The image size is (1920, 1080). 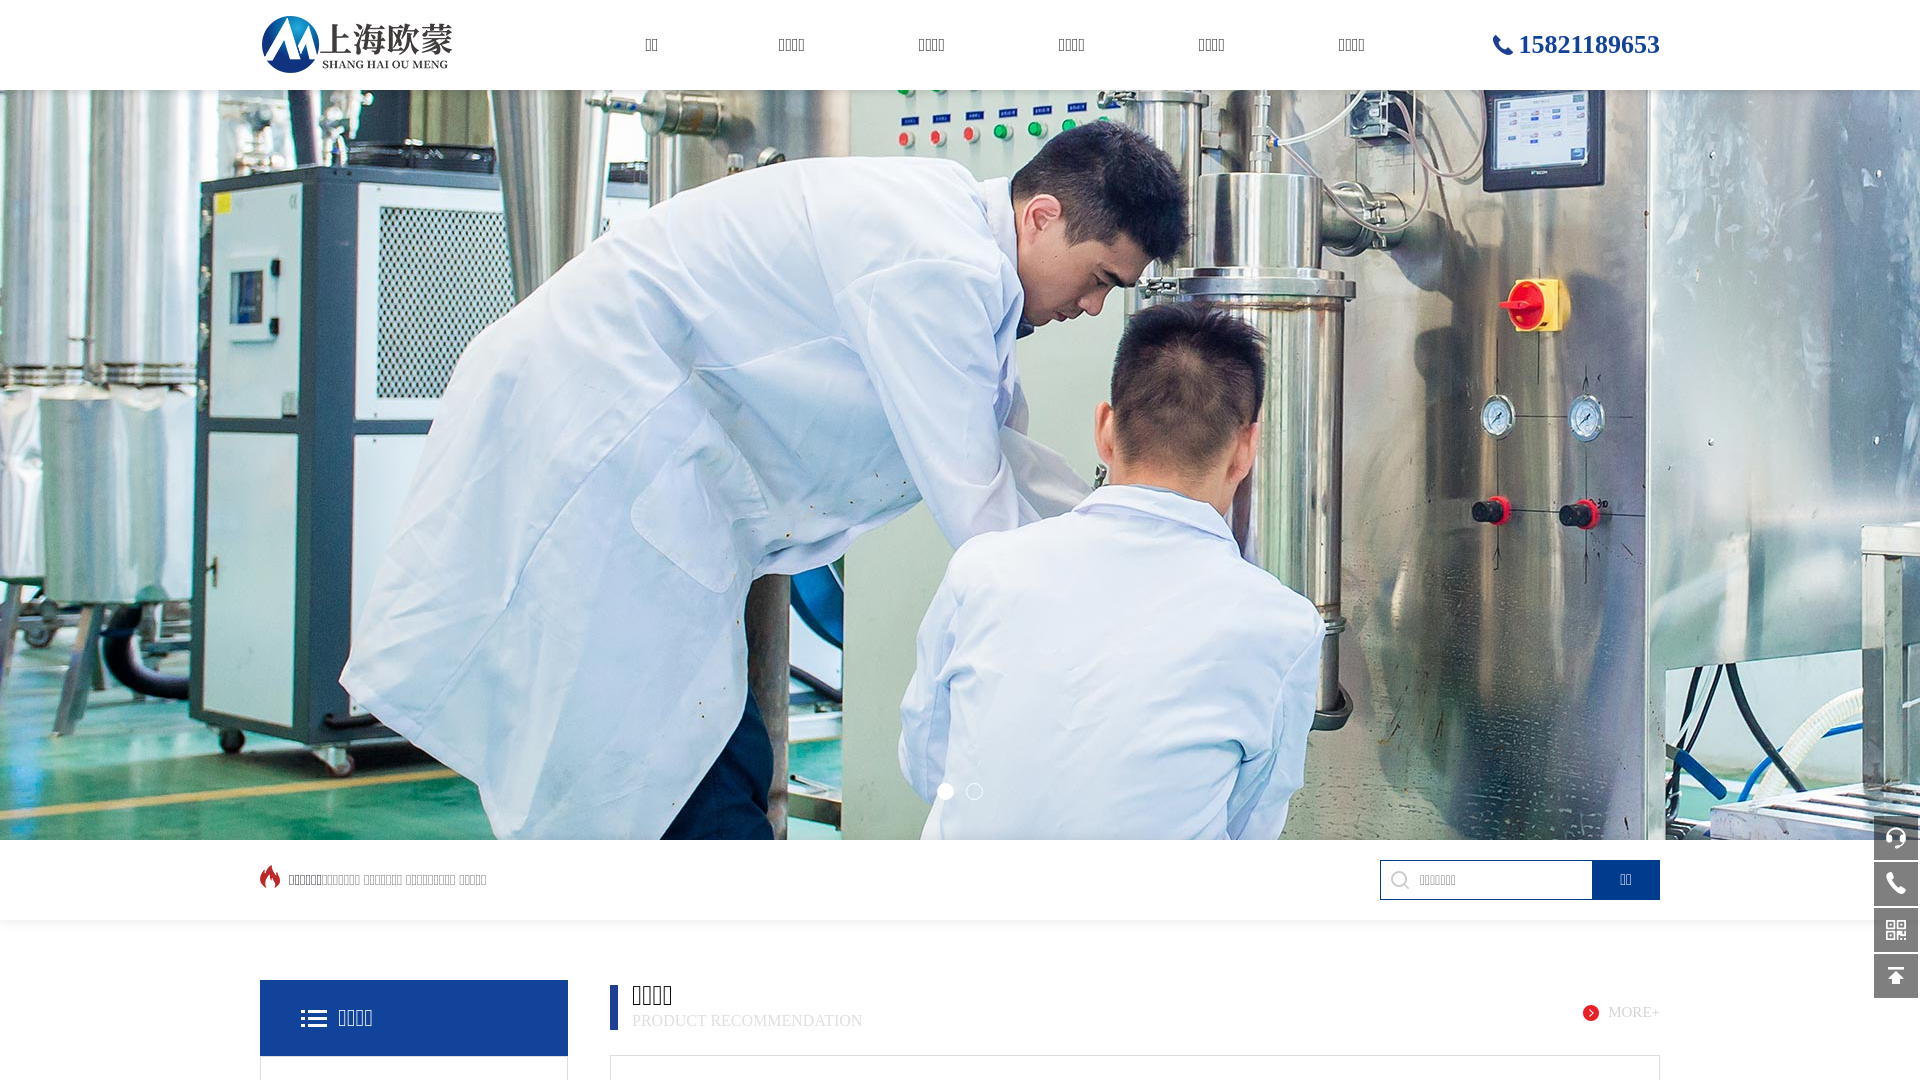 What do you see at coordinates (1582, 1012) in the screenshot?
I see `'MORE+'` at bounding box center [1582, 1012].